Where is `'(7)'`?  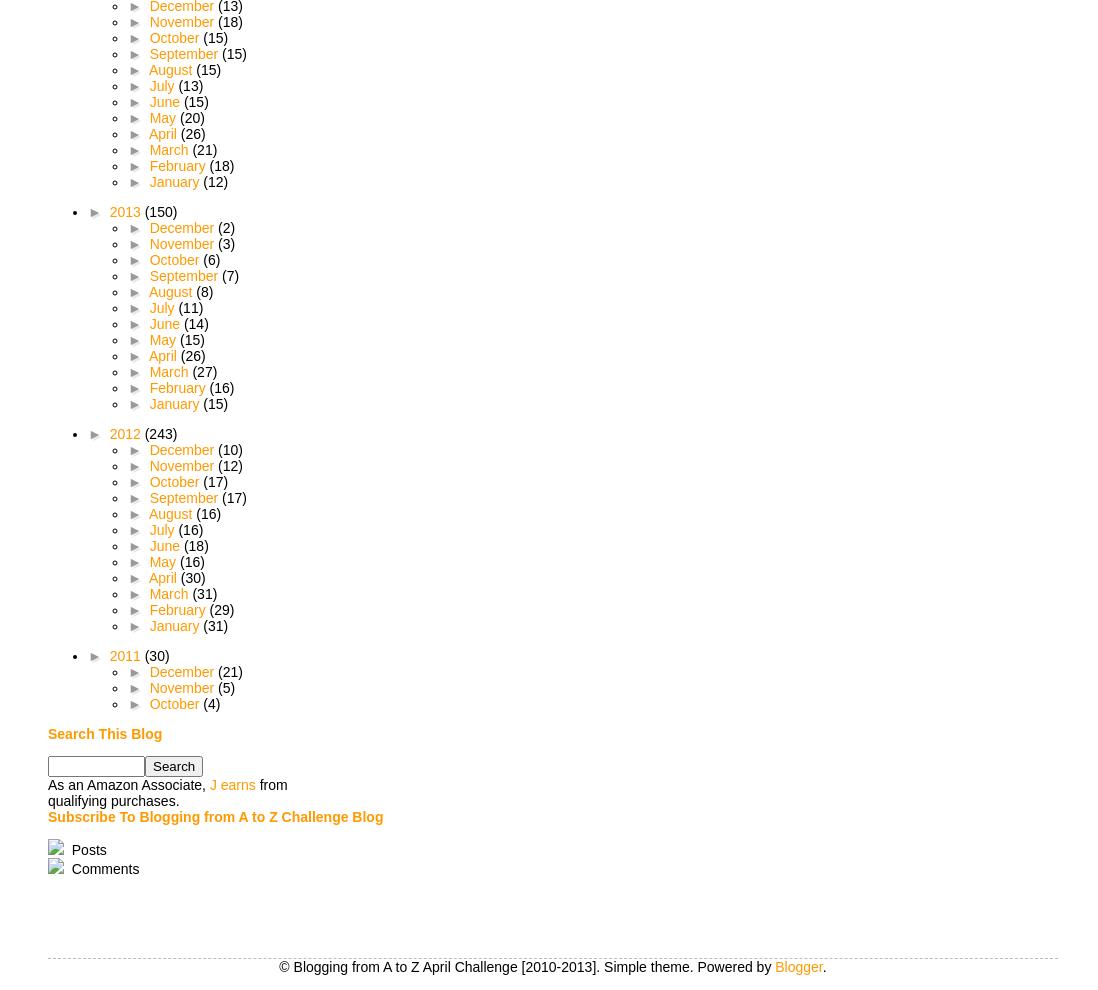
'(7)' is located at coordinates (221, 276).